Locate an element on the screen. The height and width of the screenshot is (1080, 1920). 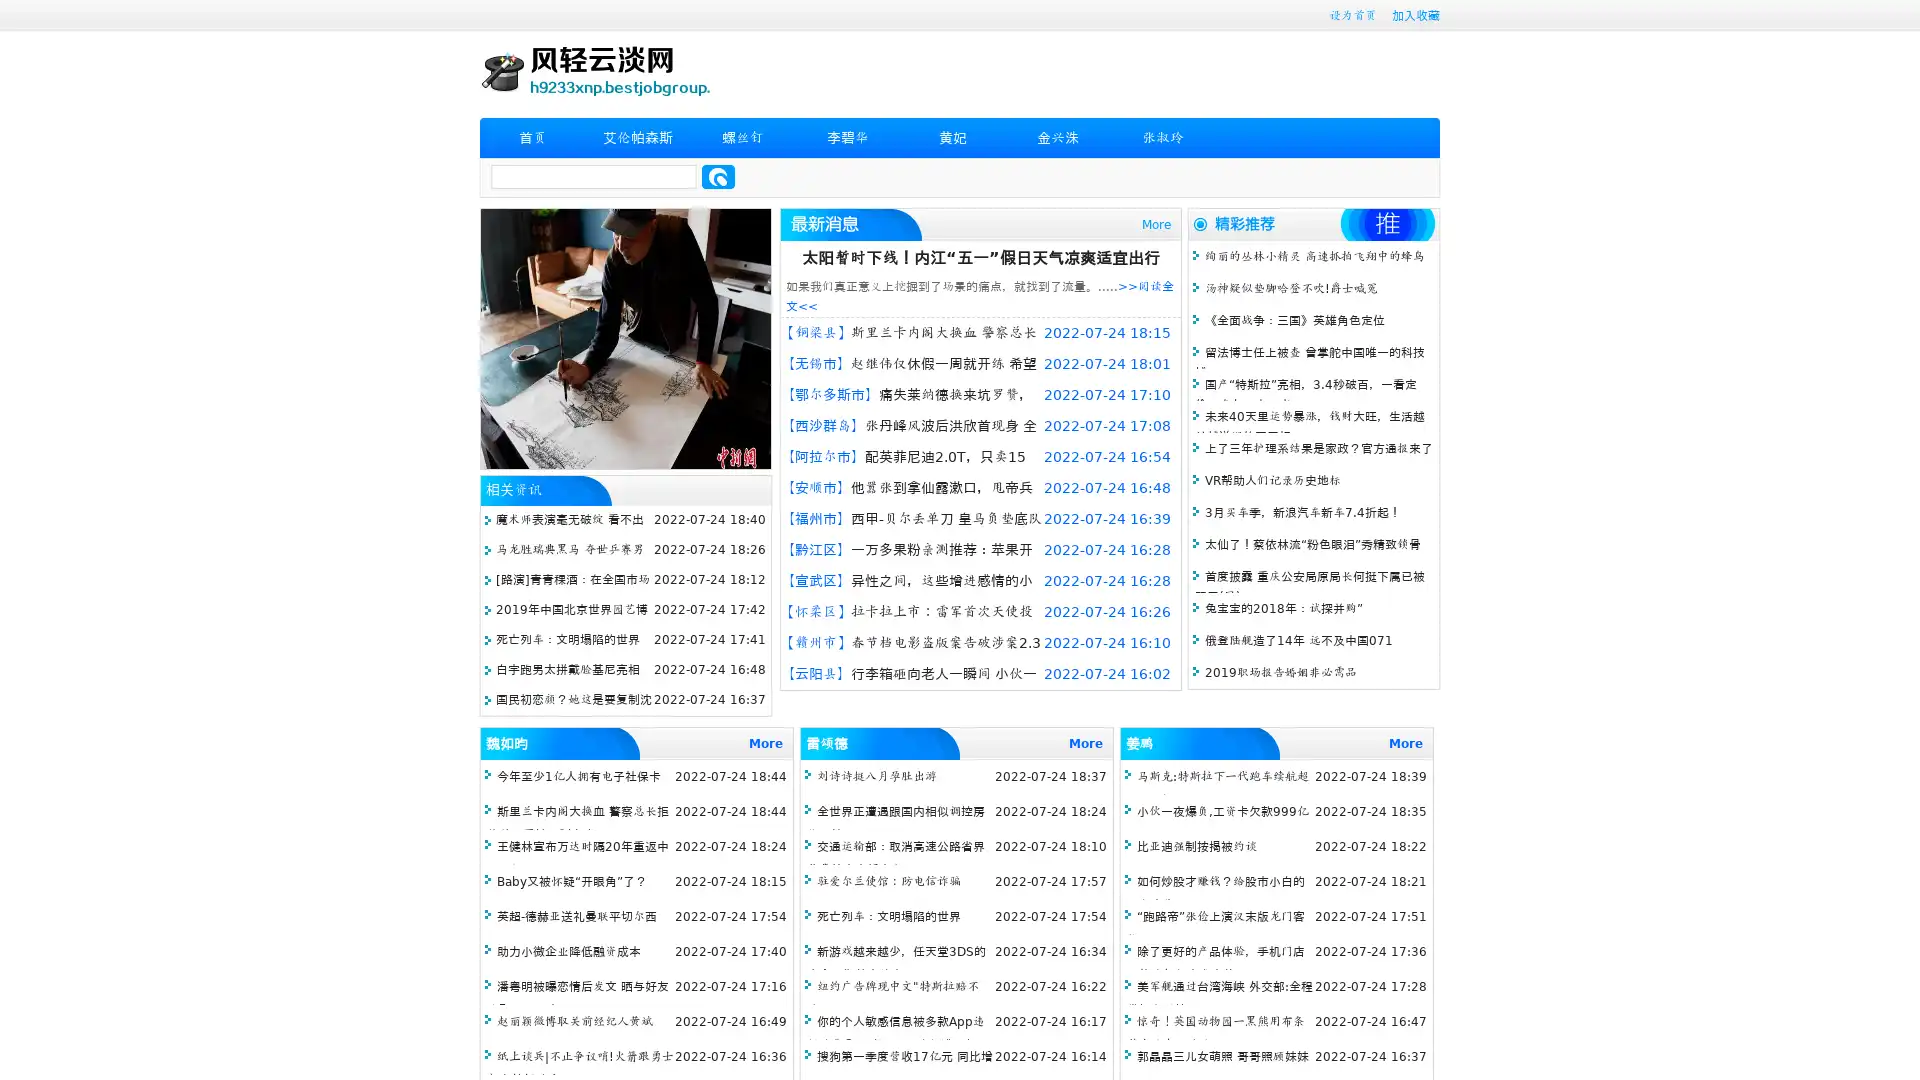
Search is located at coordinates (718, 176).